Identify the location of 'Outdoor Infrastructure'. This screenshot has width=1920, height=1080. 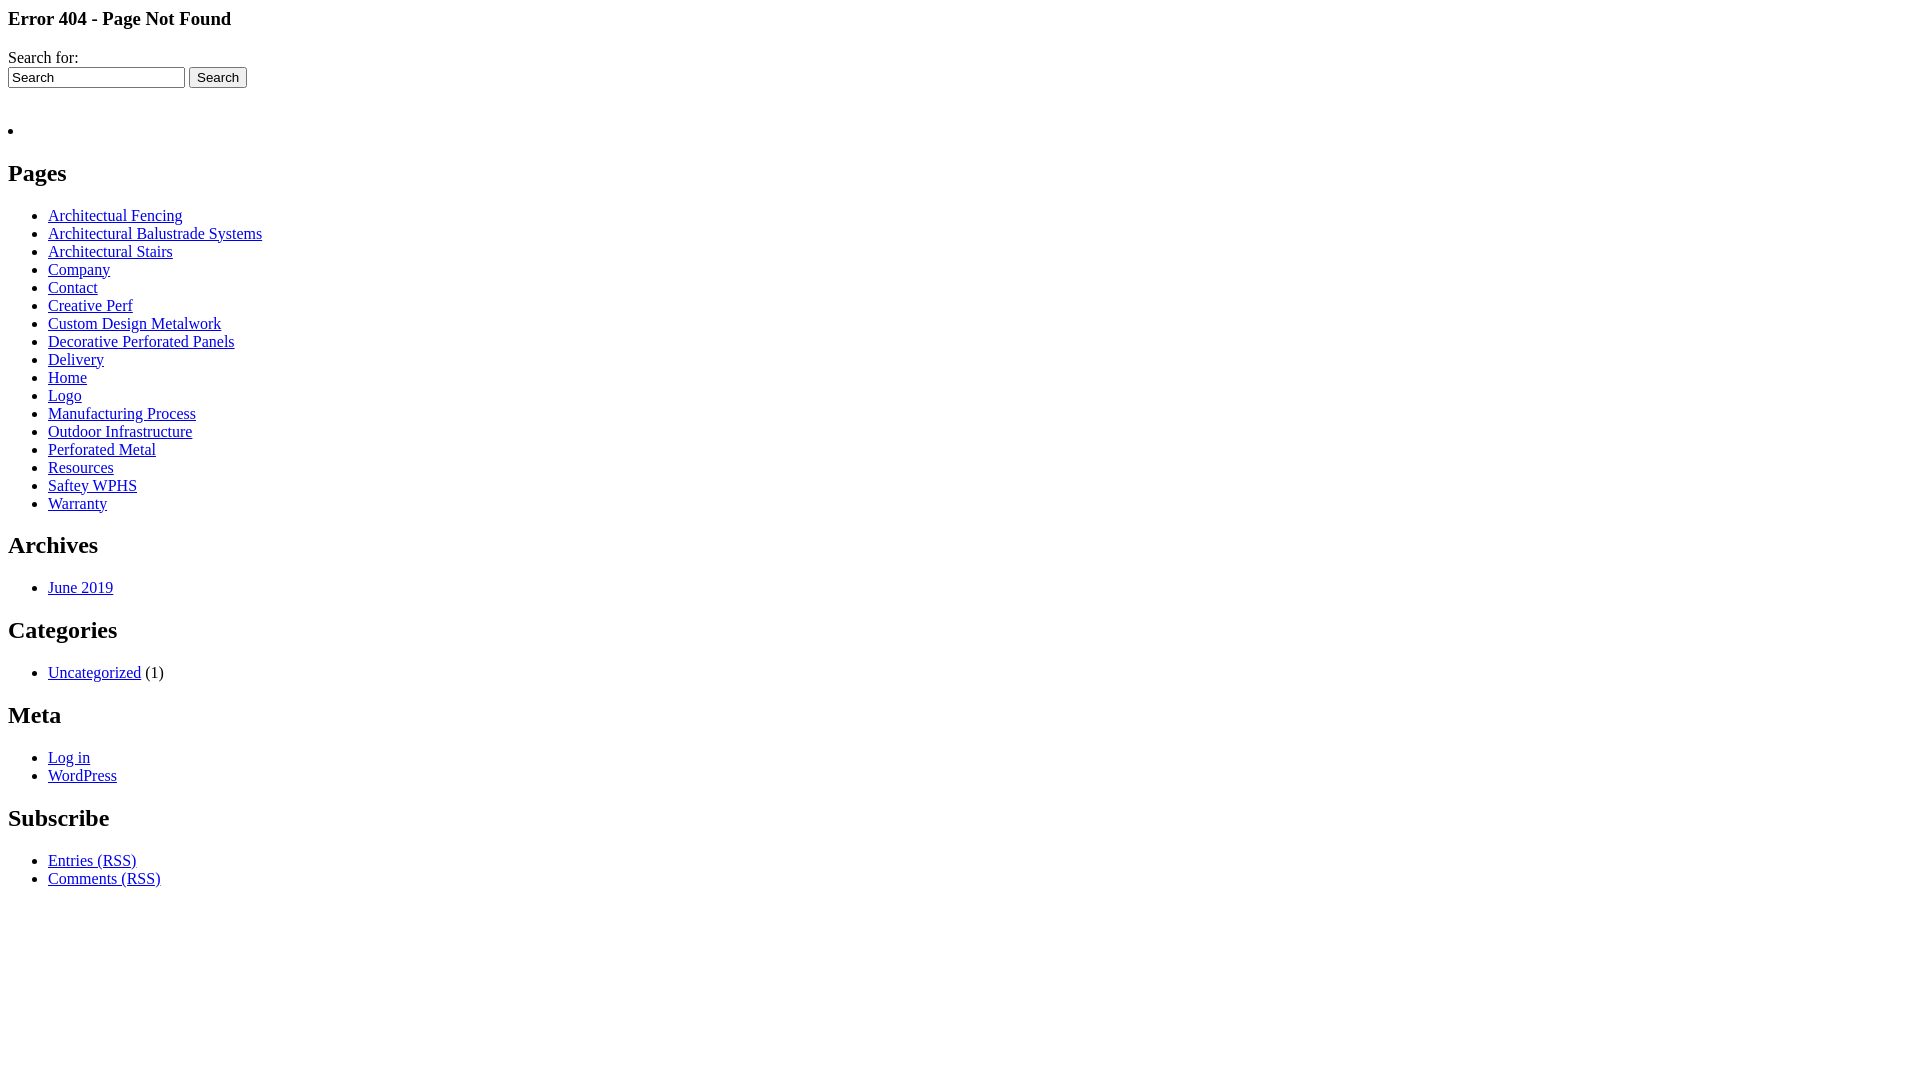
(48, 430).